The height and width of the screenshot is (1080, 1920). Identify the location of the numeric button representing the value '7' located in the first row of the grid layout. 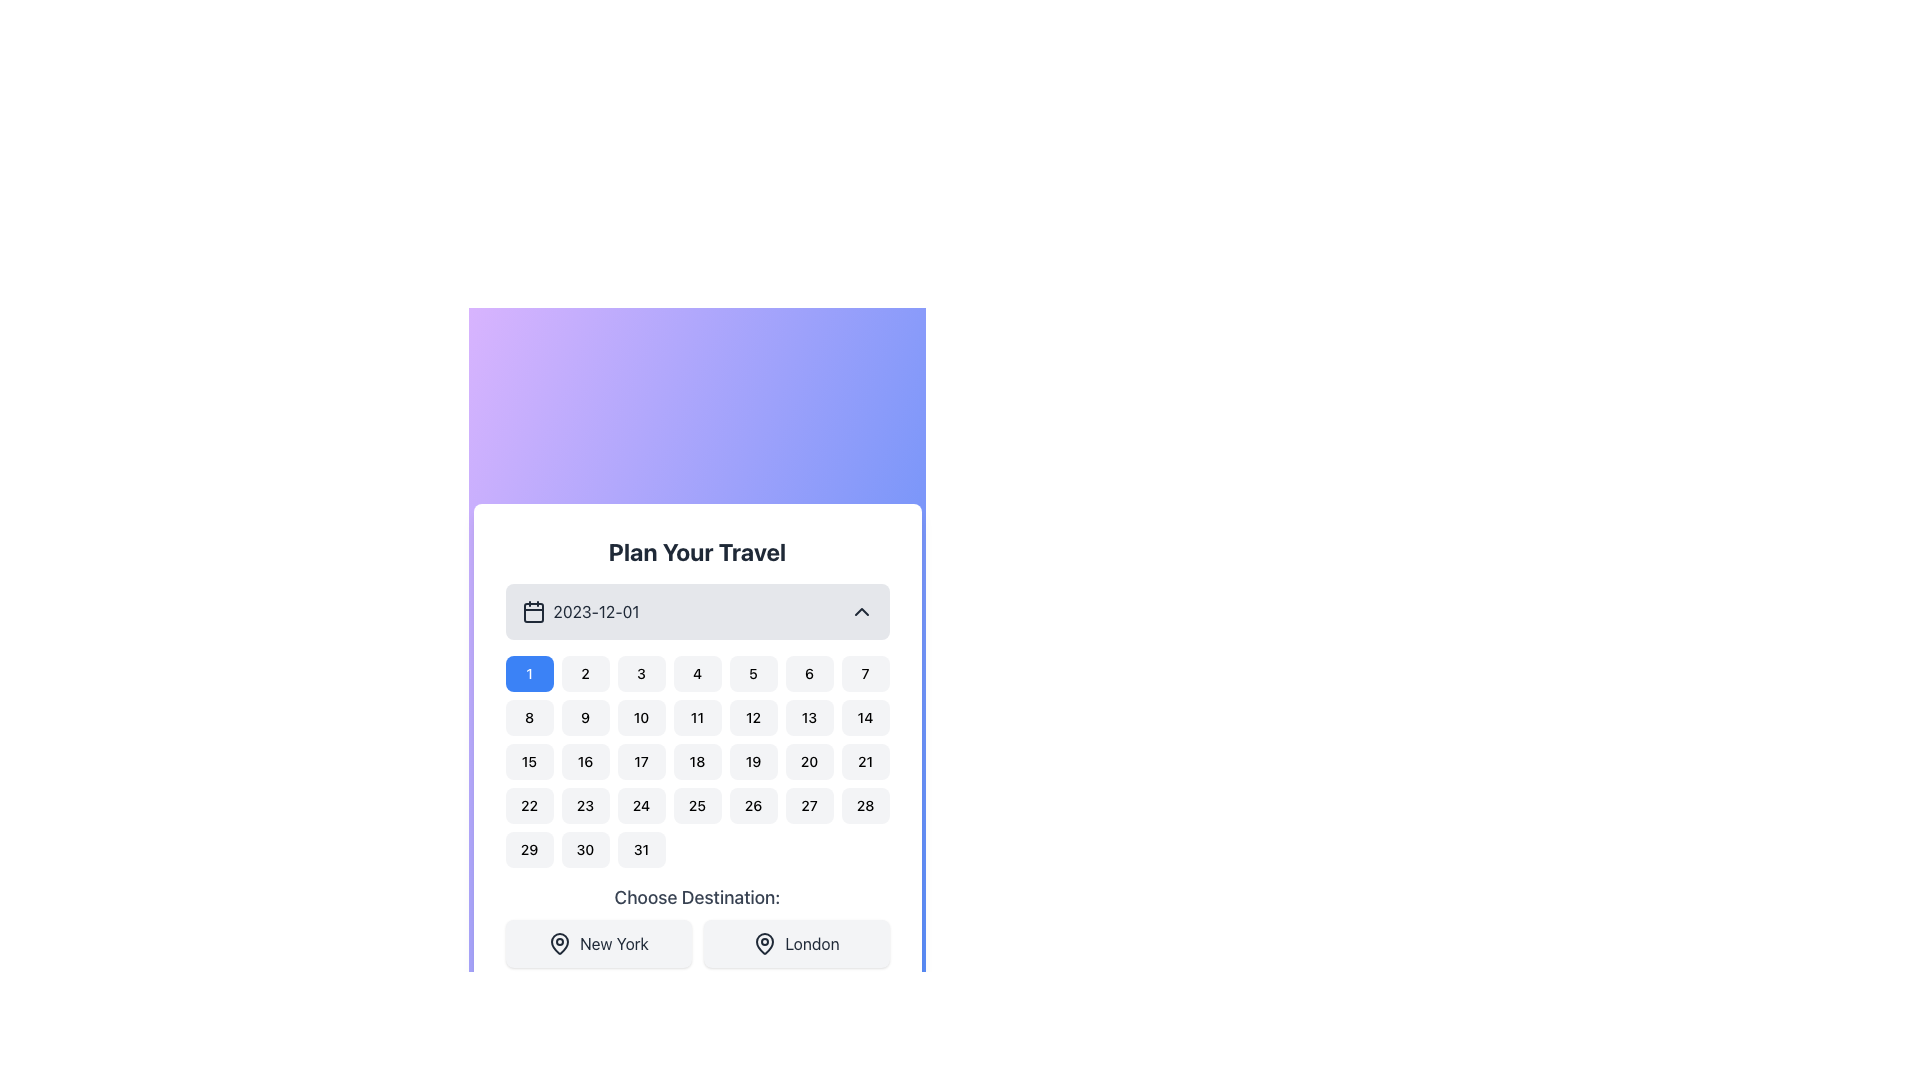
(865, 674).